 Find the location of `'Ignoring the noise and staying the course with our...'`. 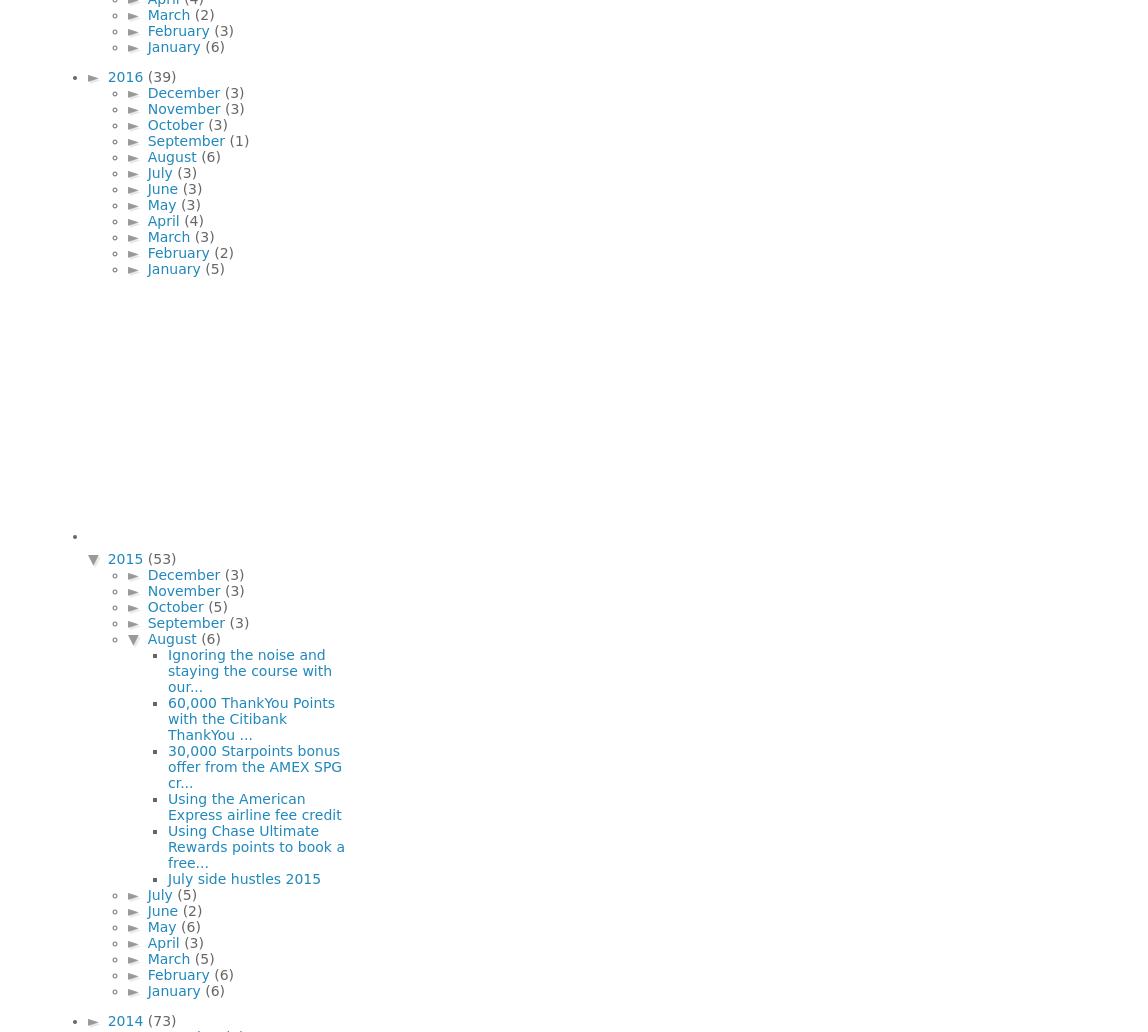

'Ignoring the noise and staying the course with our...' is located at coordinates (249, 670).